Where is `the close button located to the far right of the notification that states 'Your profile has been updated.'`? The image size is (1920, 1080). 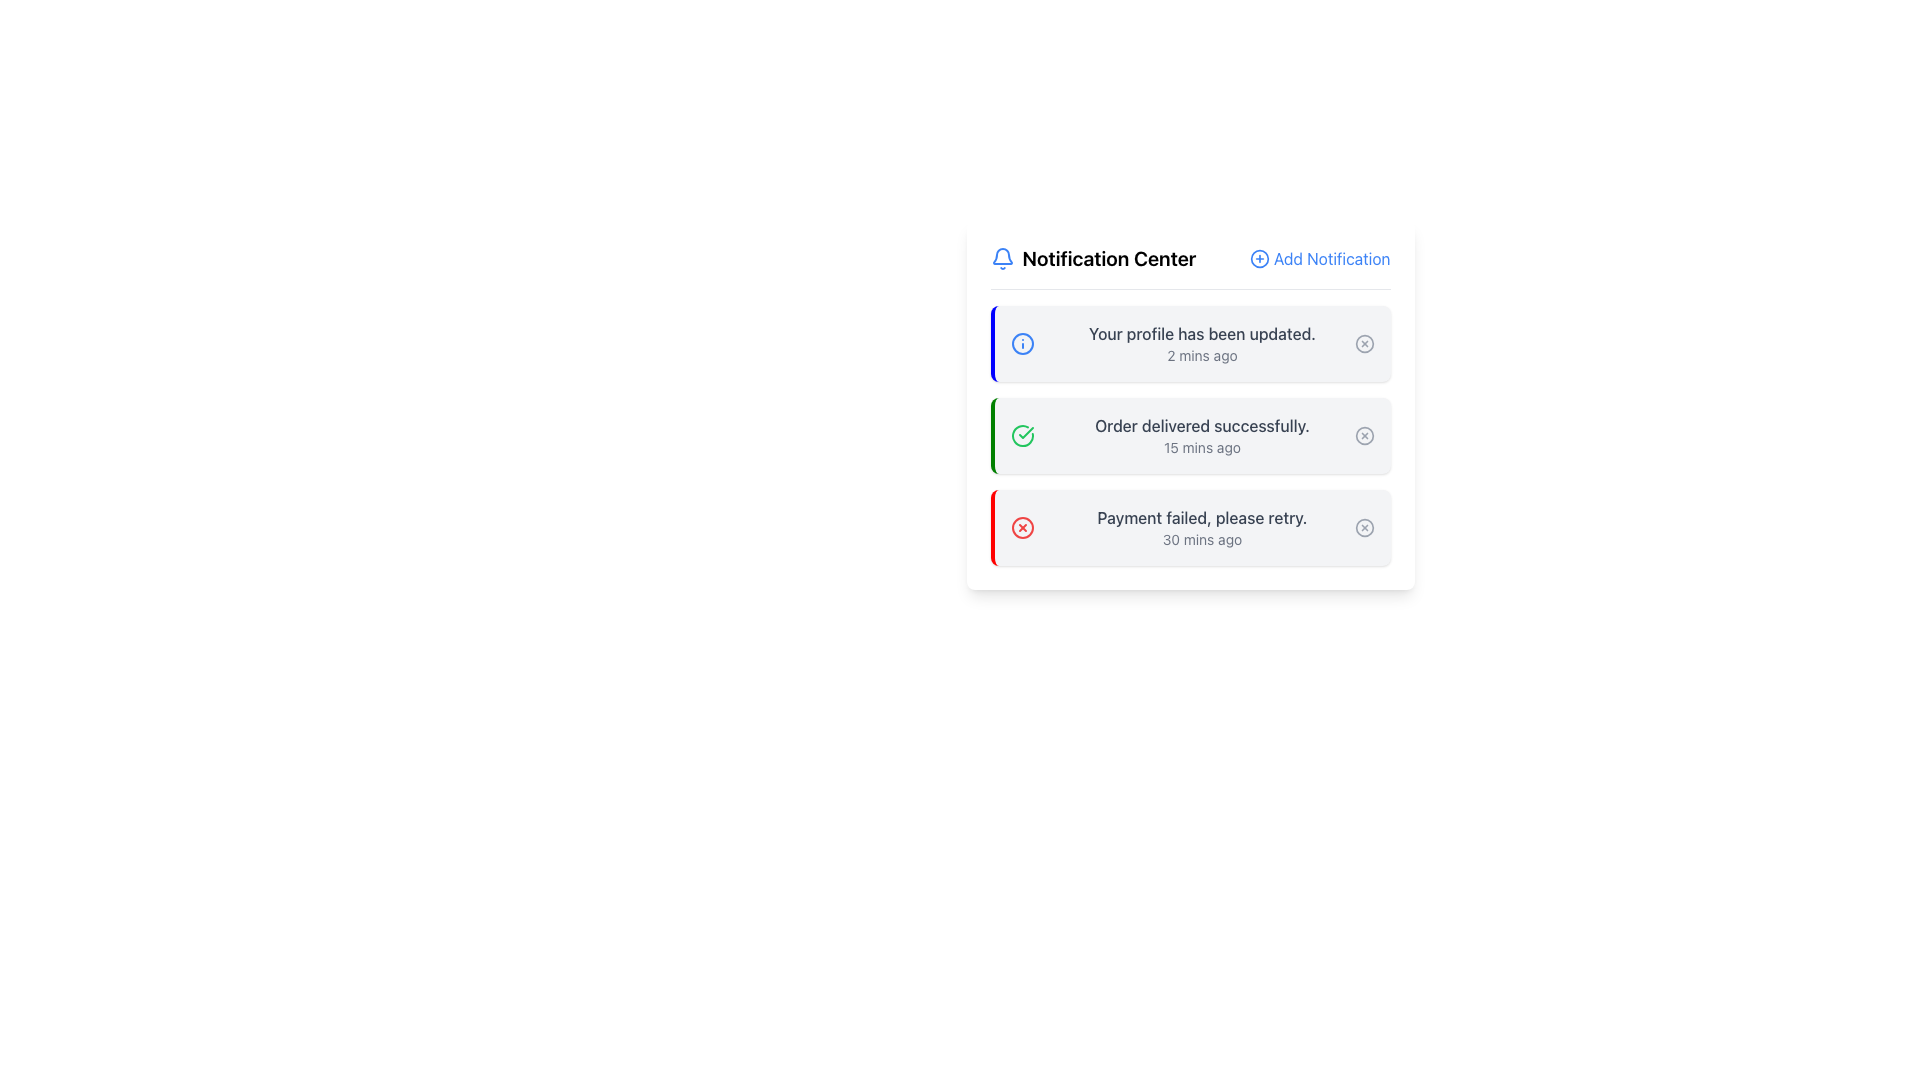
the close button located to the far right of the notification that states 'Your profile has been updated.' is located at coordinates (1363, 342).